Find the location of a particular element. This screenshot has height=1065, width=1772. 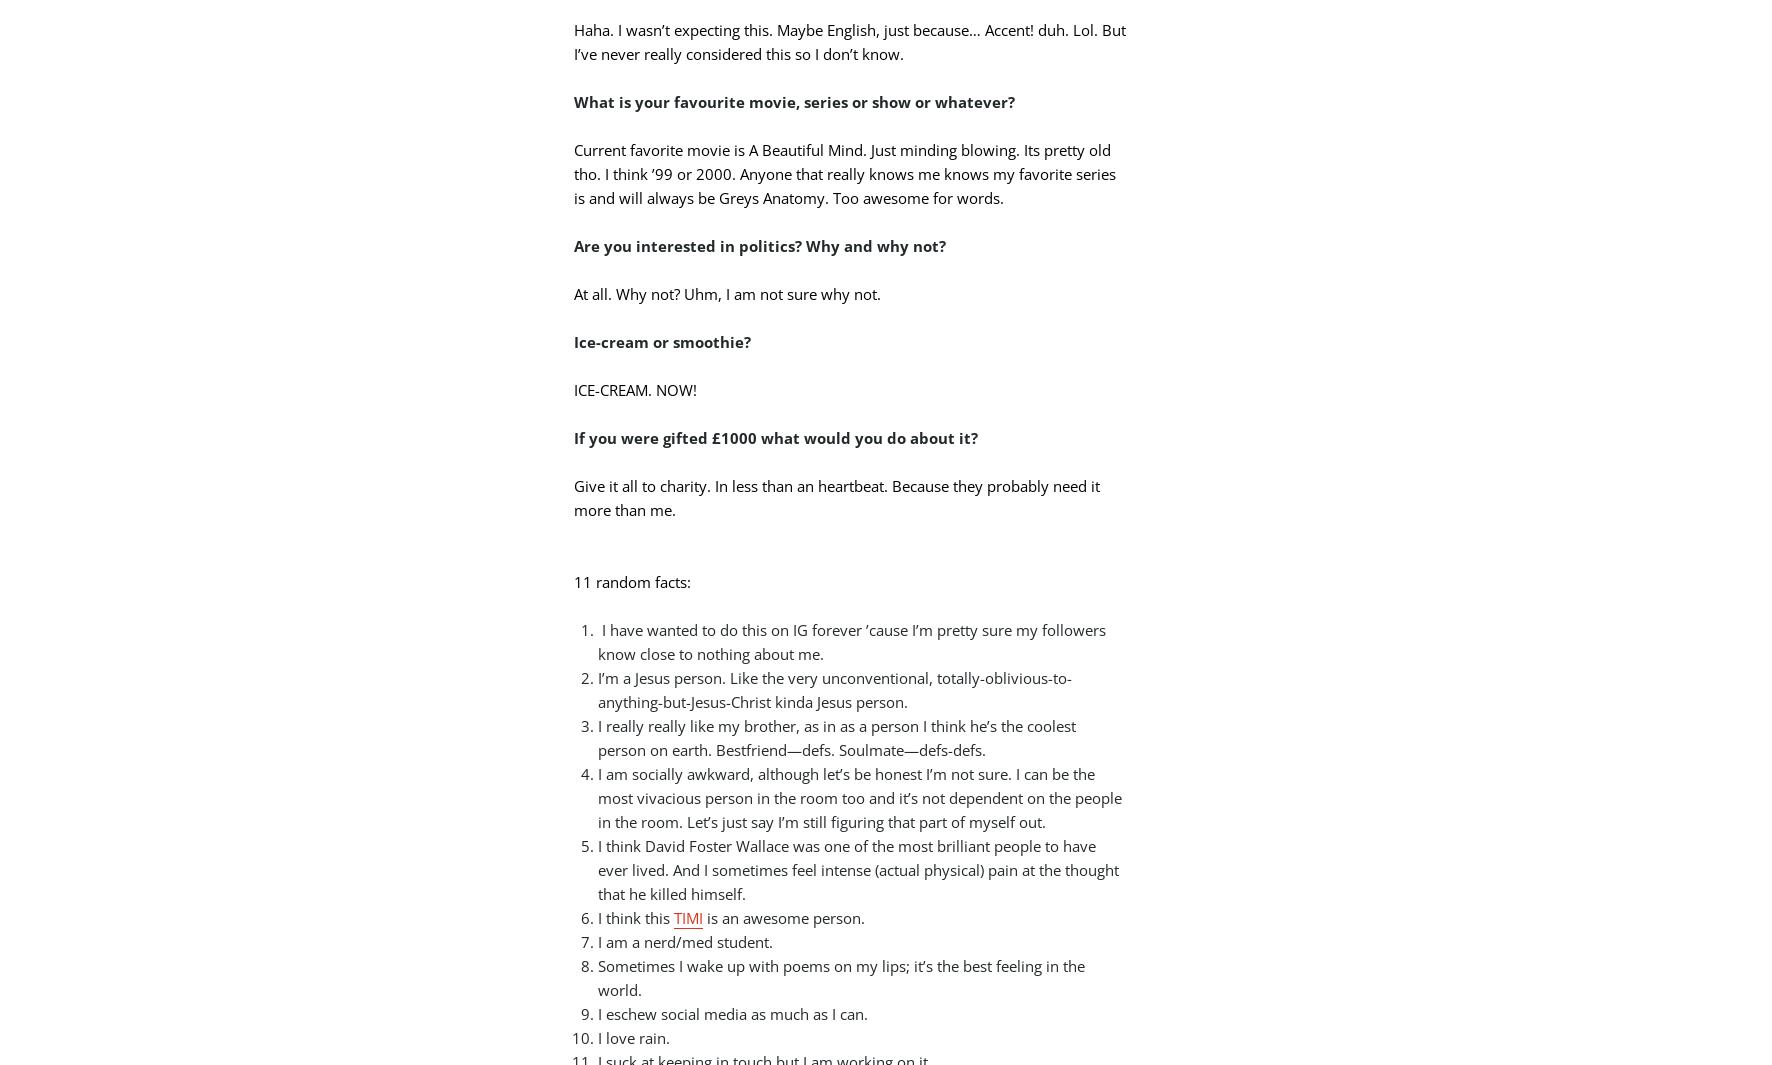

'Haha. I wasn’t expecting this. Maybe English, just because… Accent! duh. Lol. But I’ve never really considered this so I don’t know.' is located at coordinates (573, 40).